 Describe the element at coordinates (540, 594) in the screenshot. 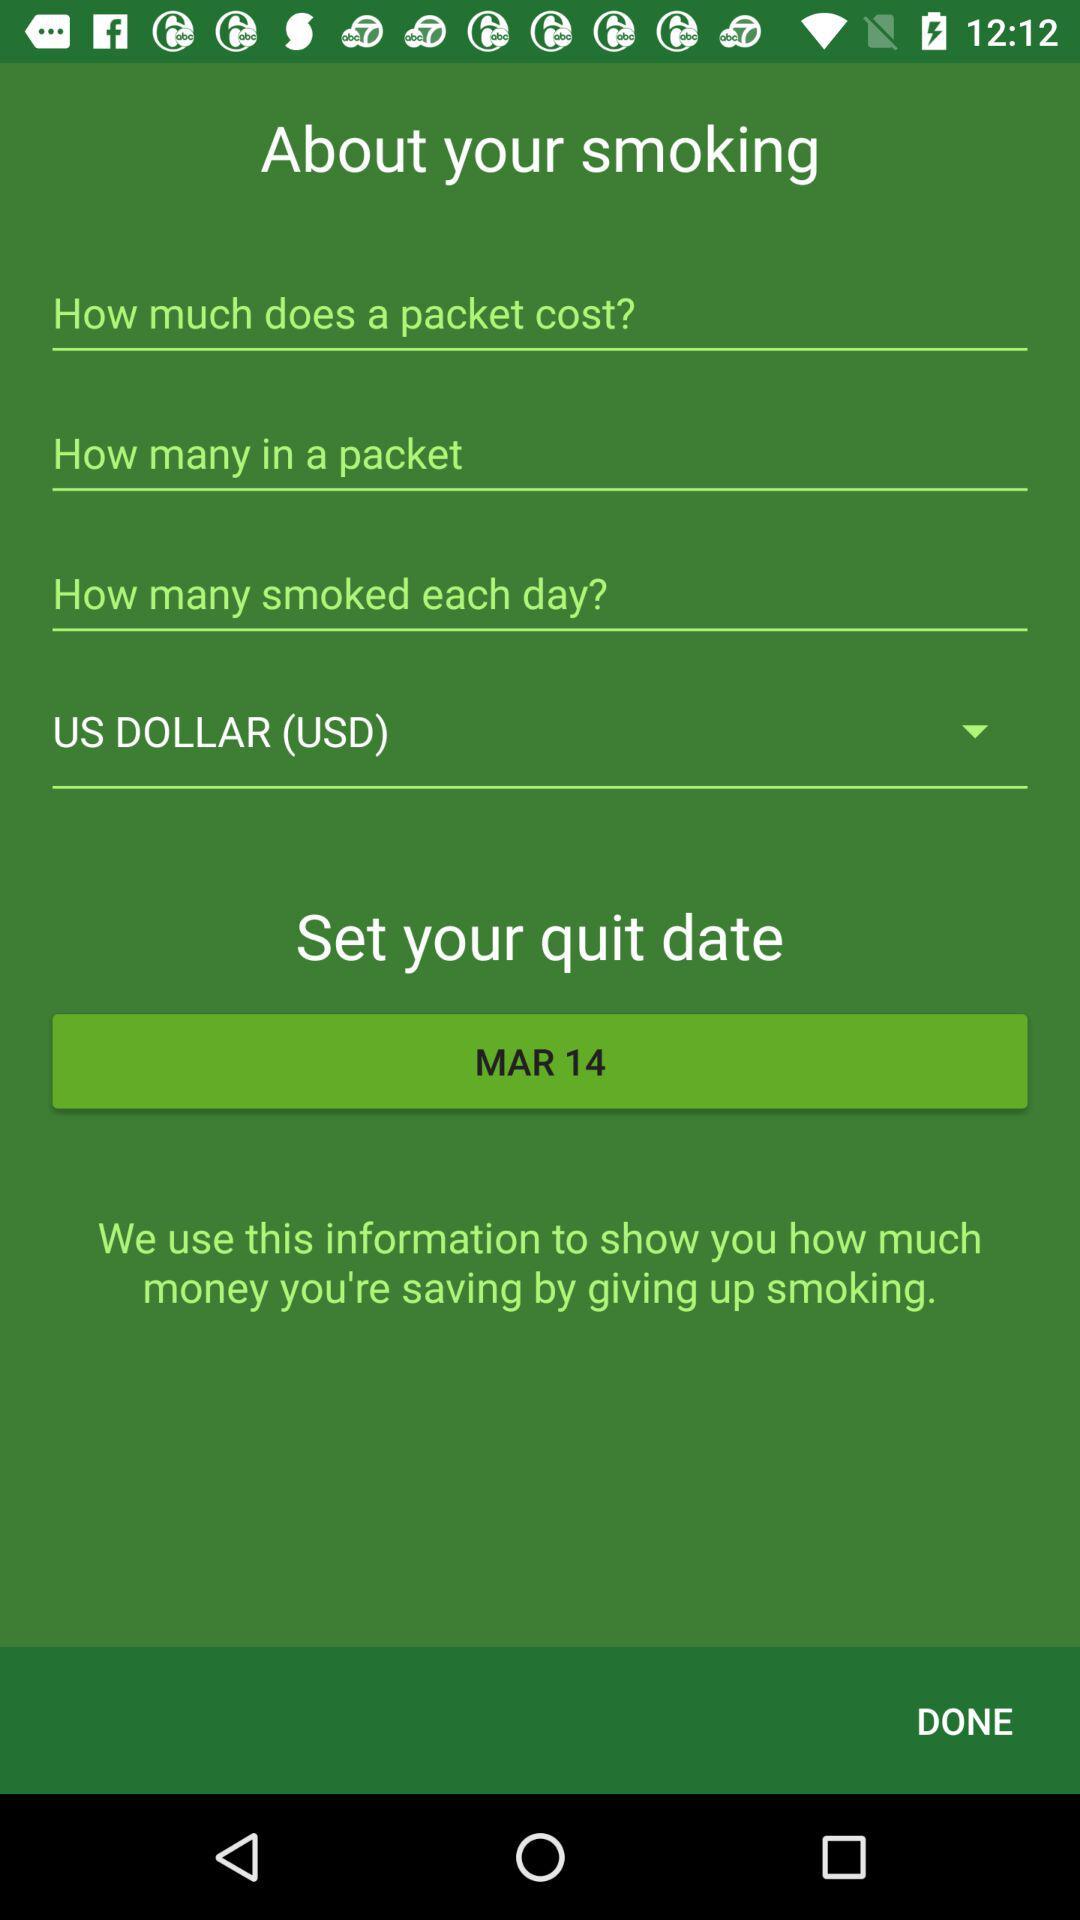

I see `the icon above us dollar (usd) icon` at that location.